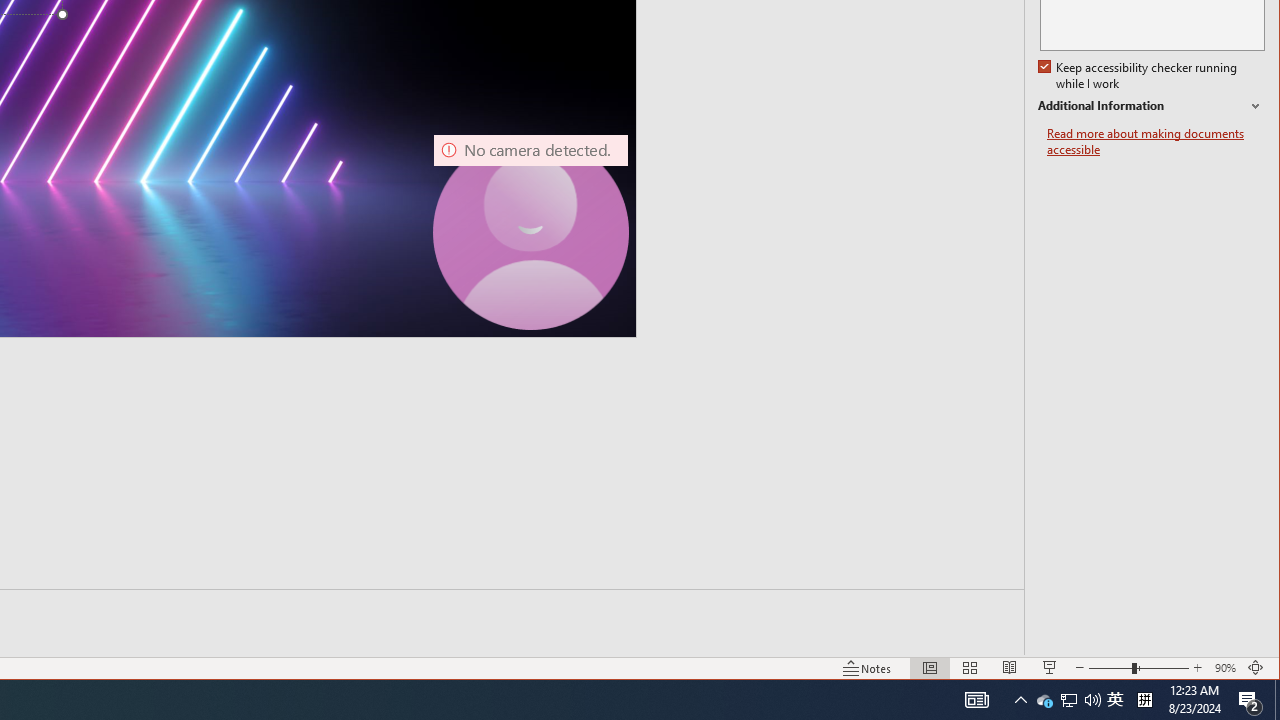 This screenshot has width=1280, height=720. Describe the element at coordinates (1224, 668) in the screenshot. I see `'Zoom 90%'` at that location.